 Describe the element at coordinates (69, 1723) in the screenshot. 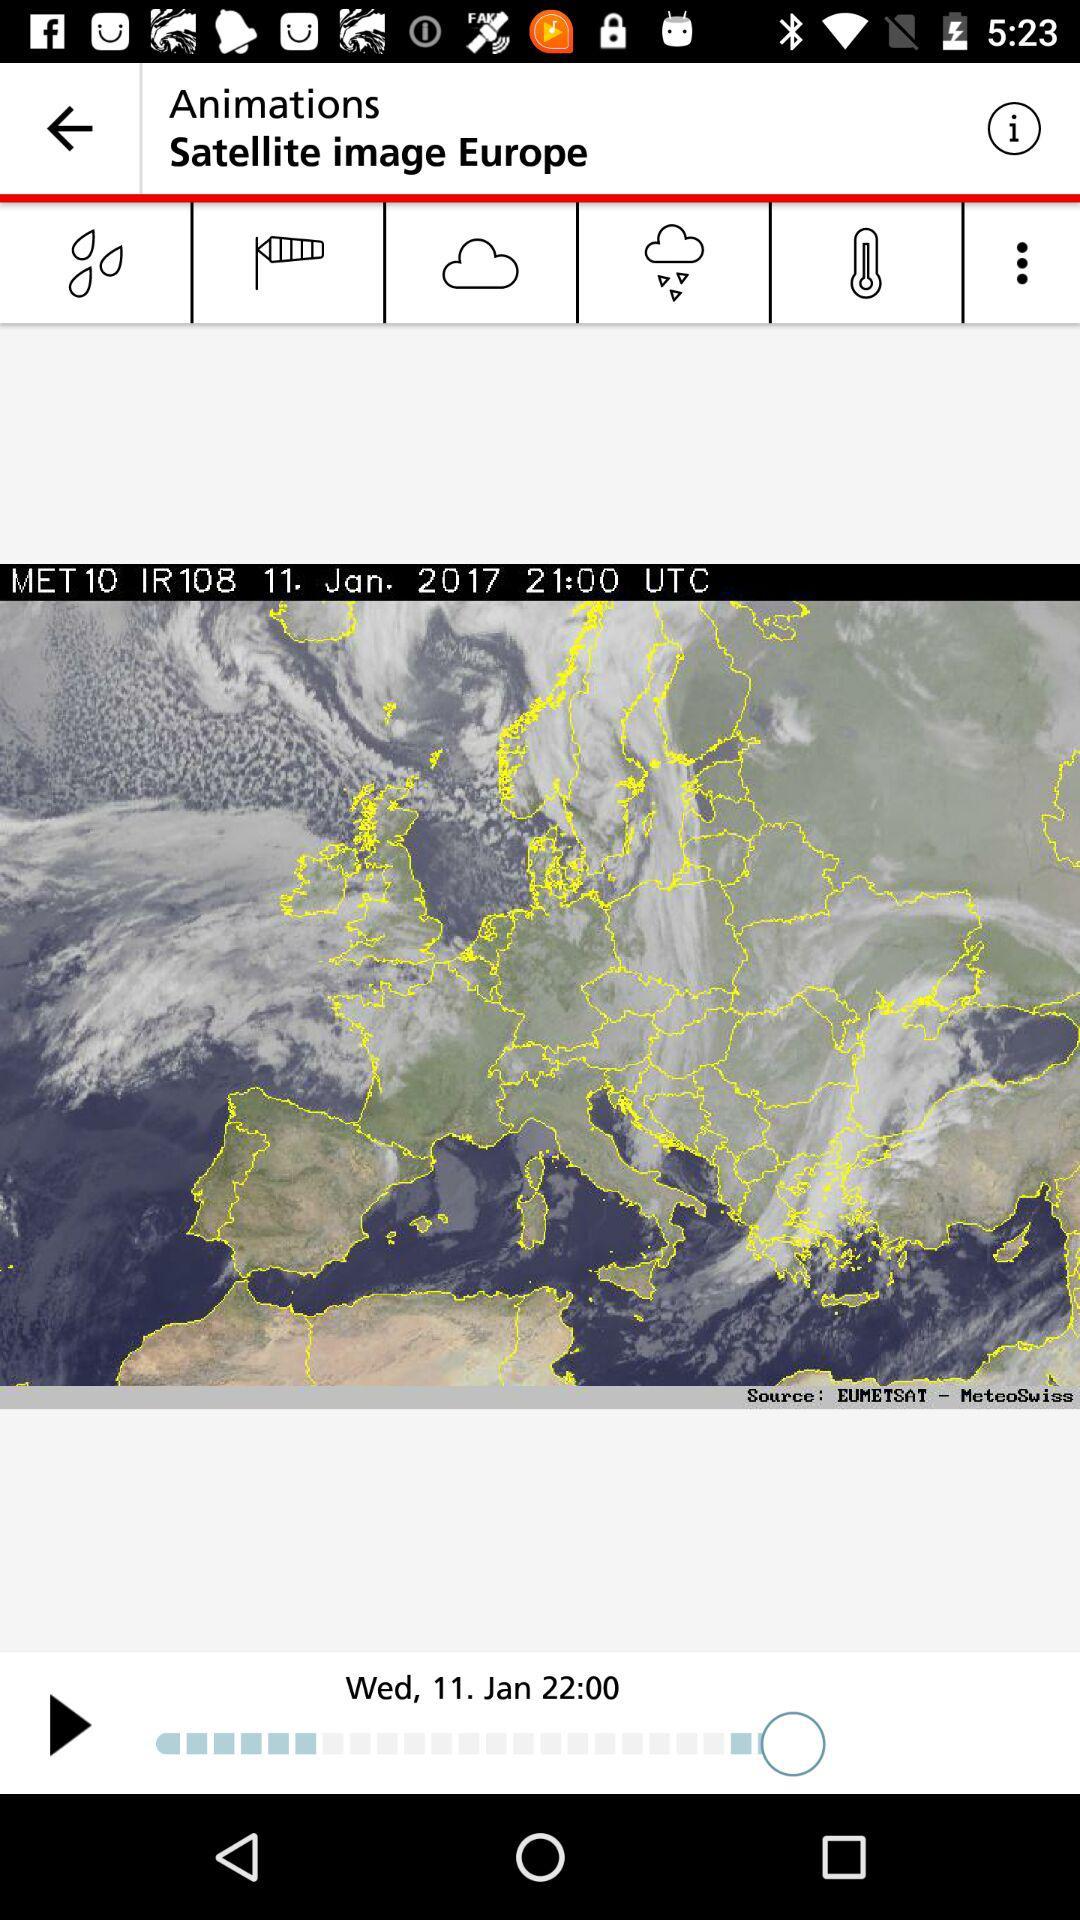

I see `video` at that location.